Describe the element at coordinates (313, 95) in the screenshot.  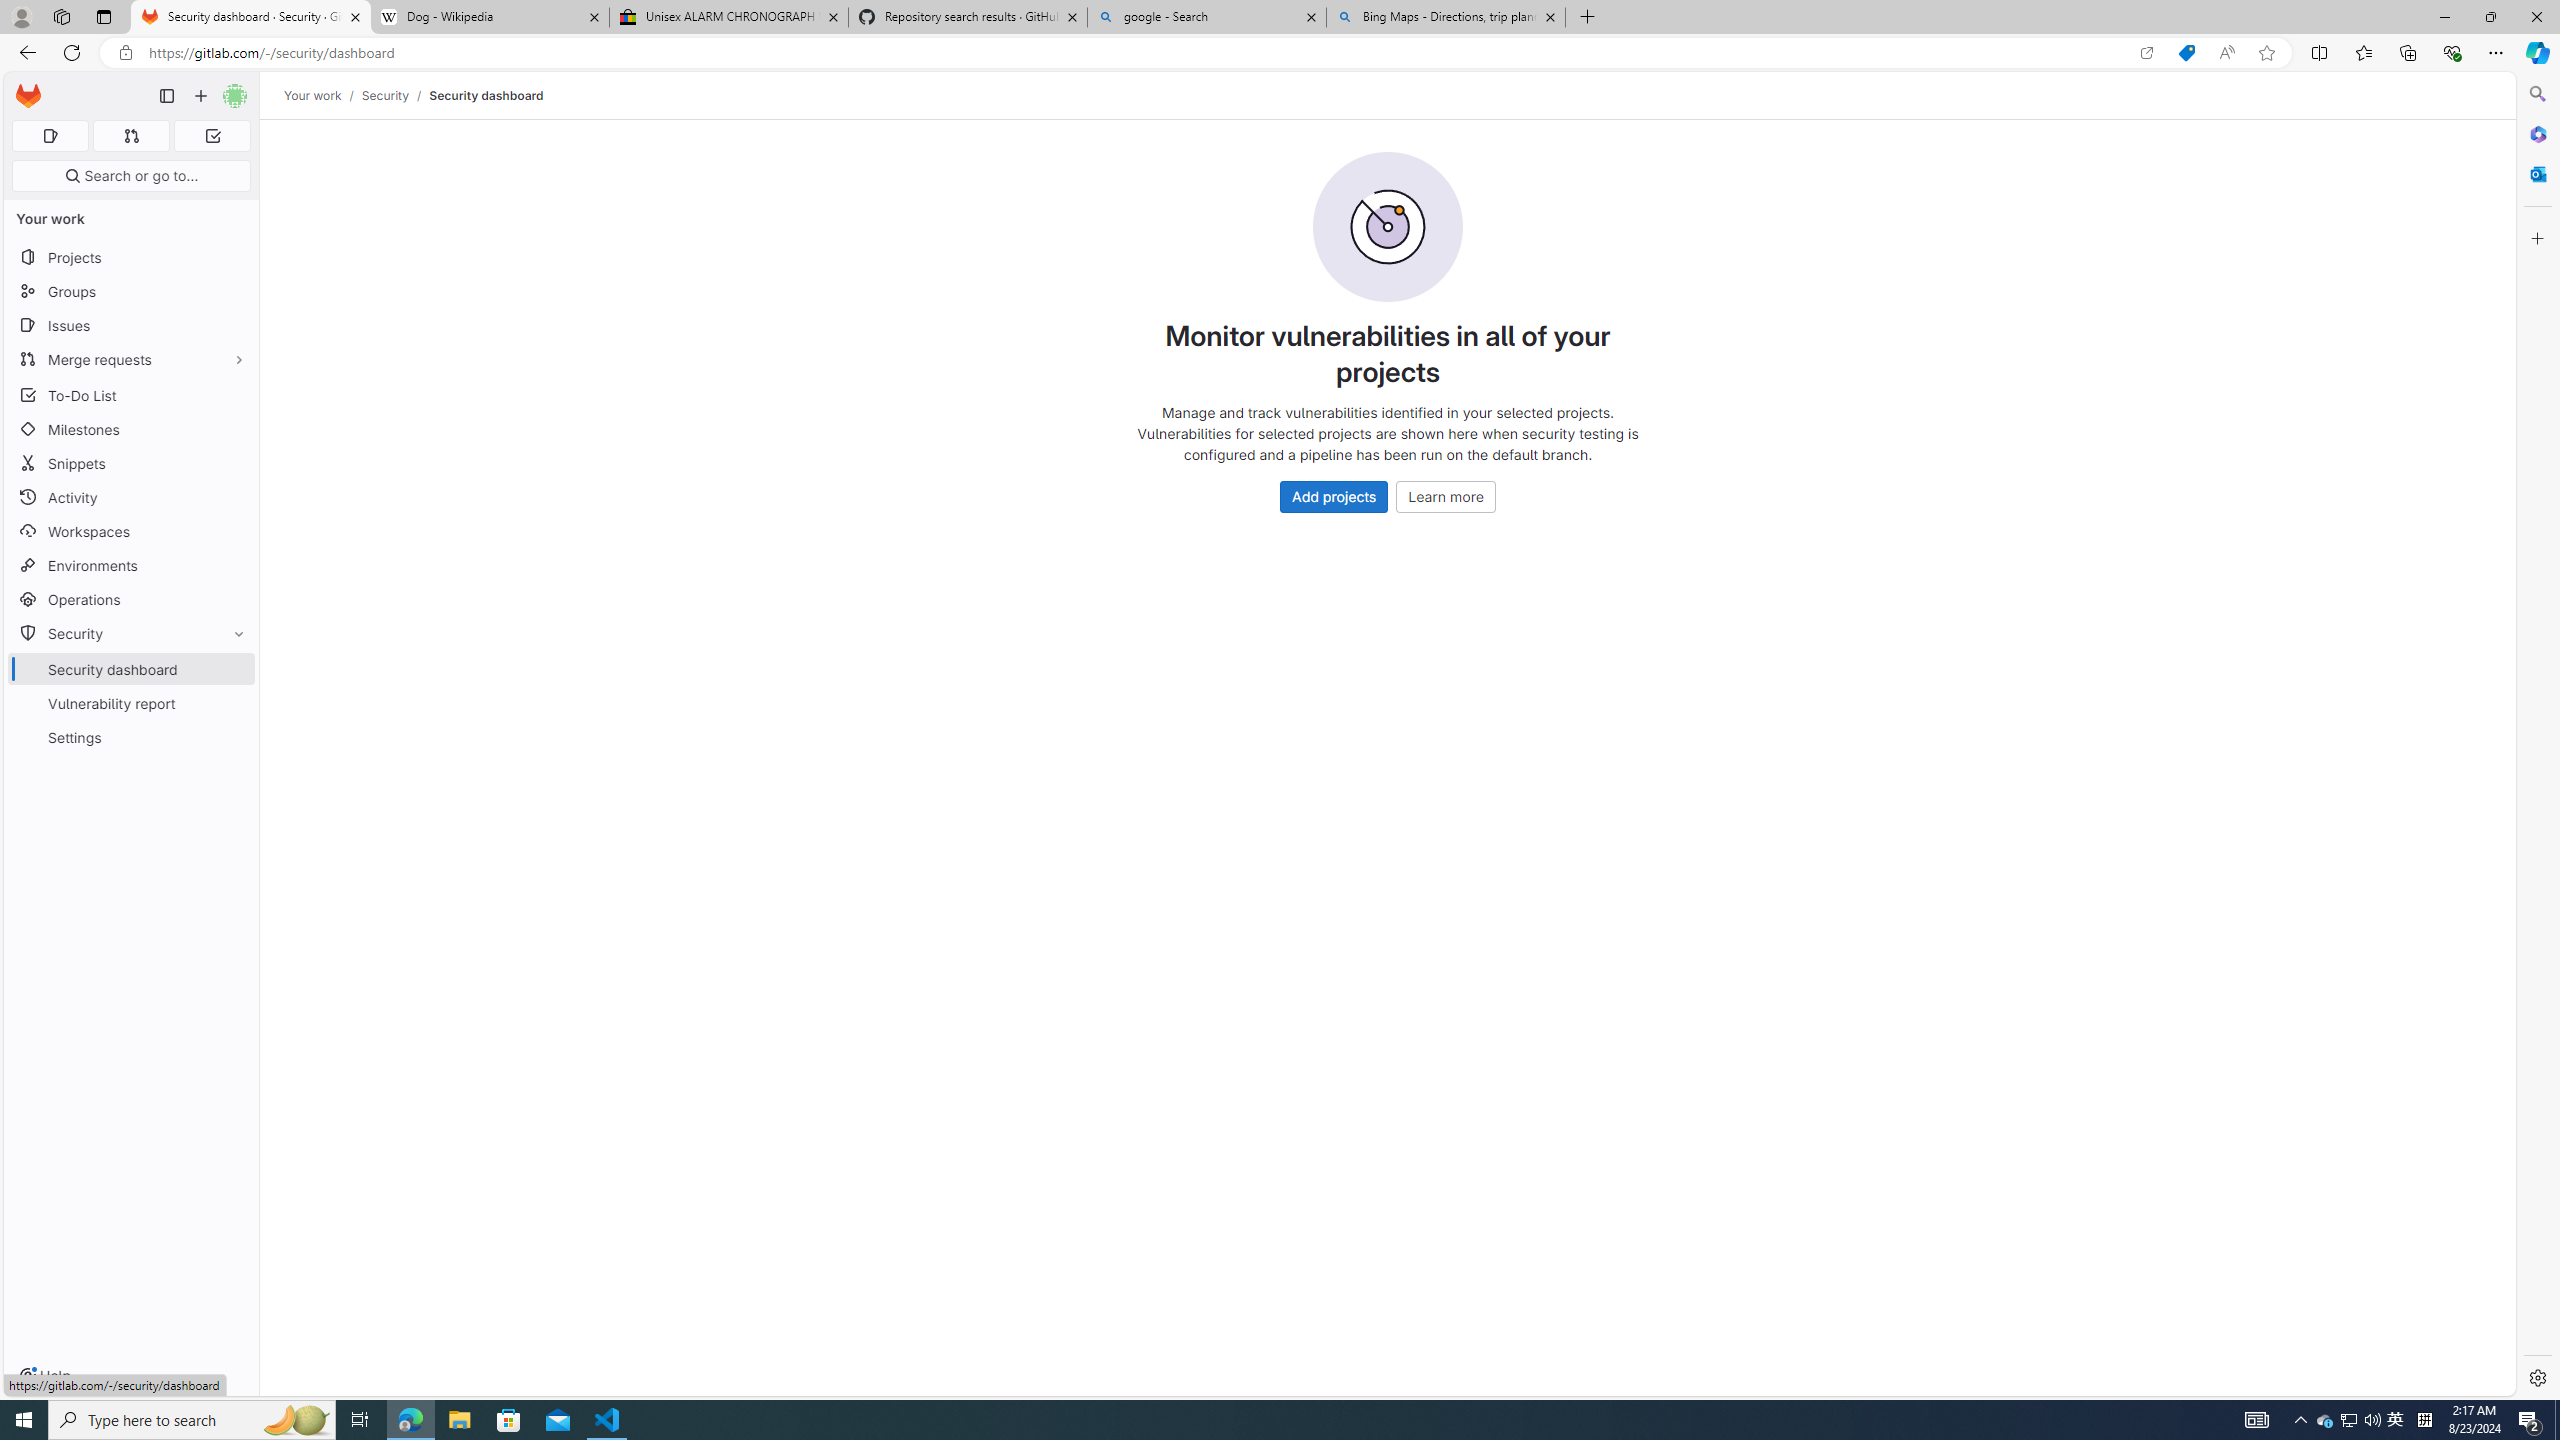
I see `'Your work'` at that location.